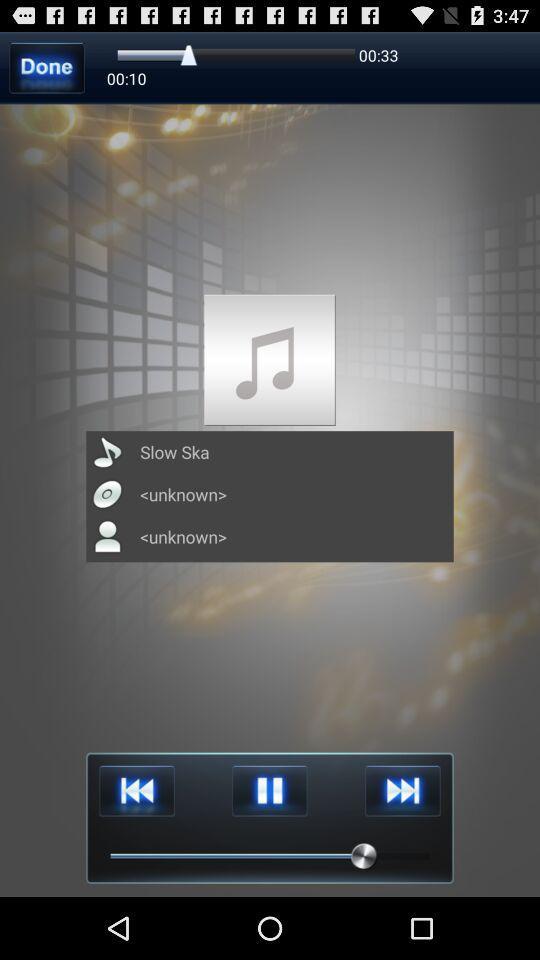 This screenshot has height=960, width=540. Describe the element at coordinates (269, 791) in the screenshot. I see `pause music` at that location.